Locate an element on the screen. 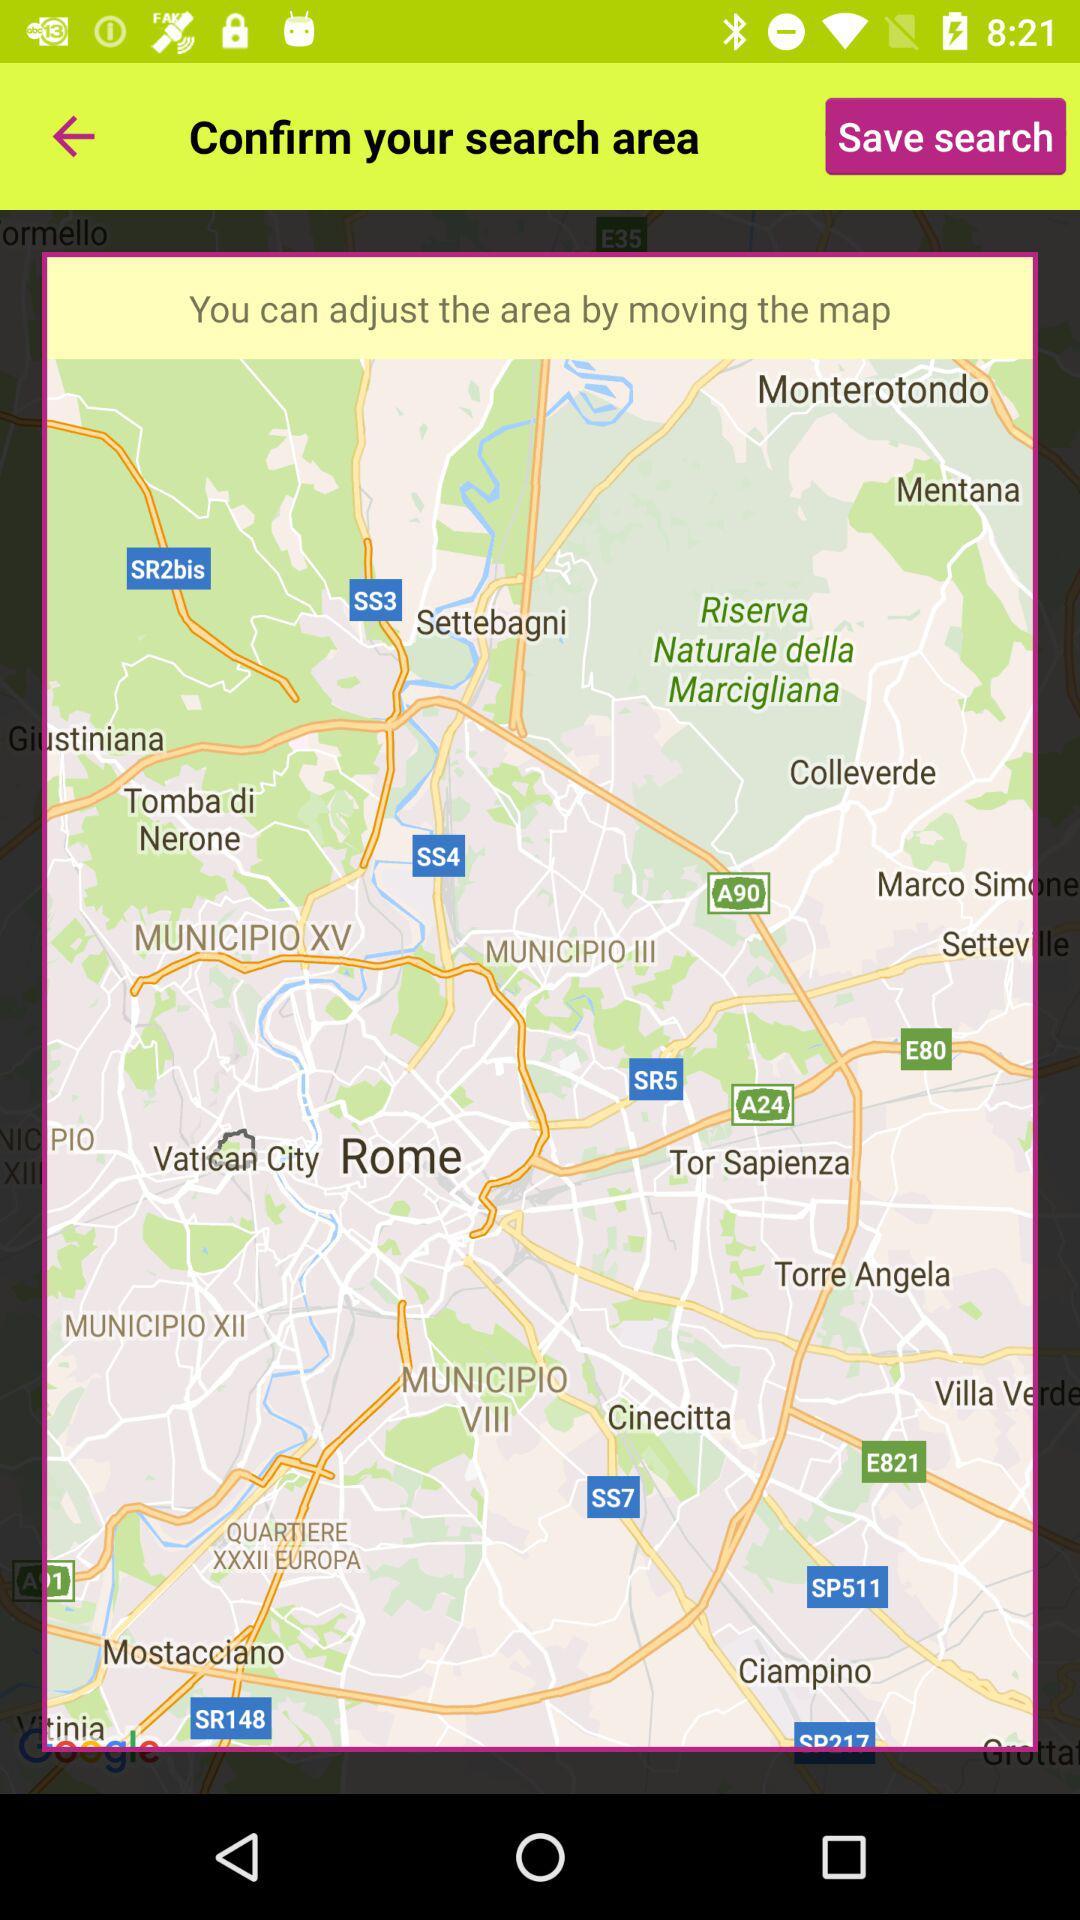 Image resolution: width=1080 pixels, height=1920 pixels. item at the center is located at coordinates (540, 1002).